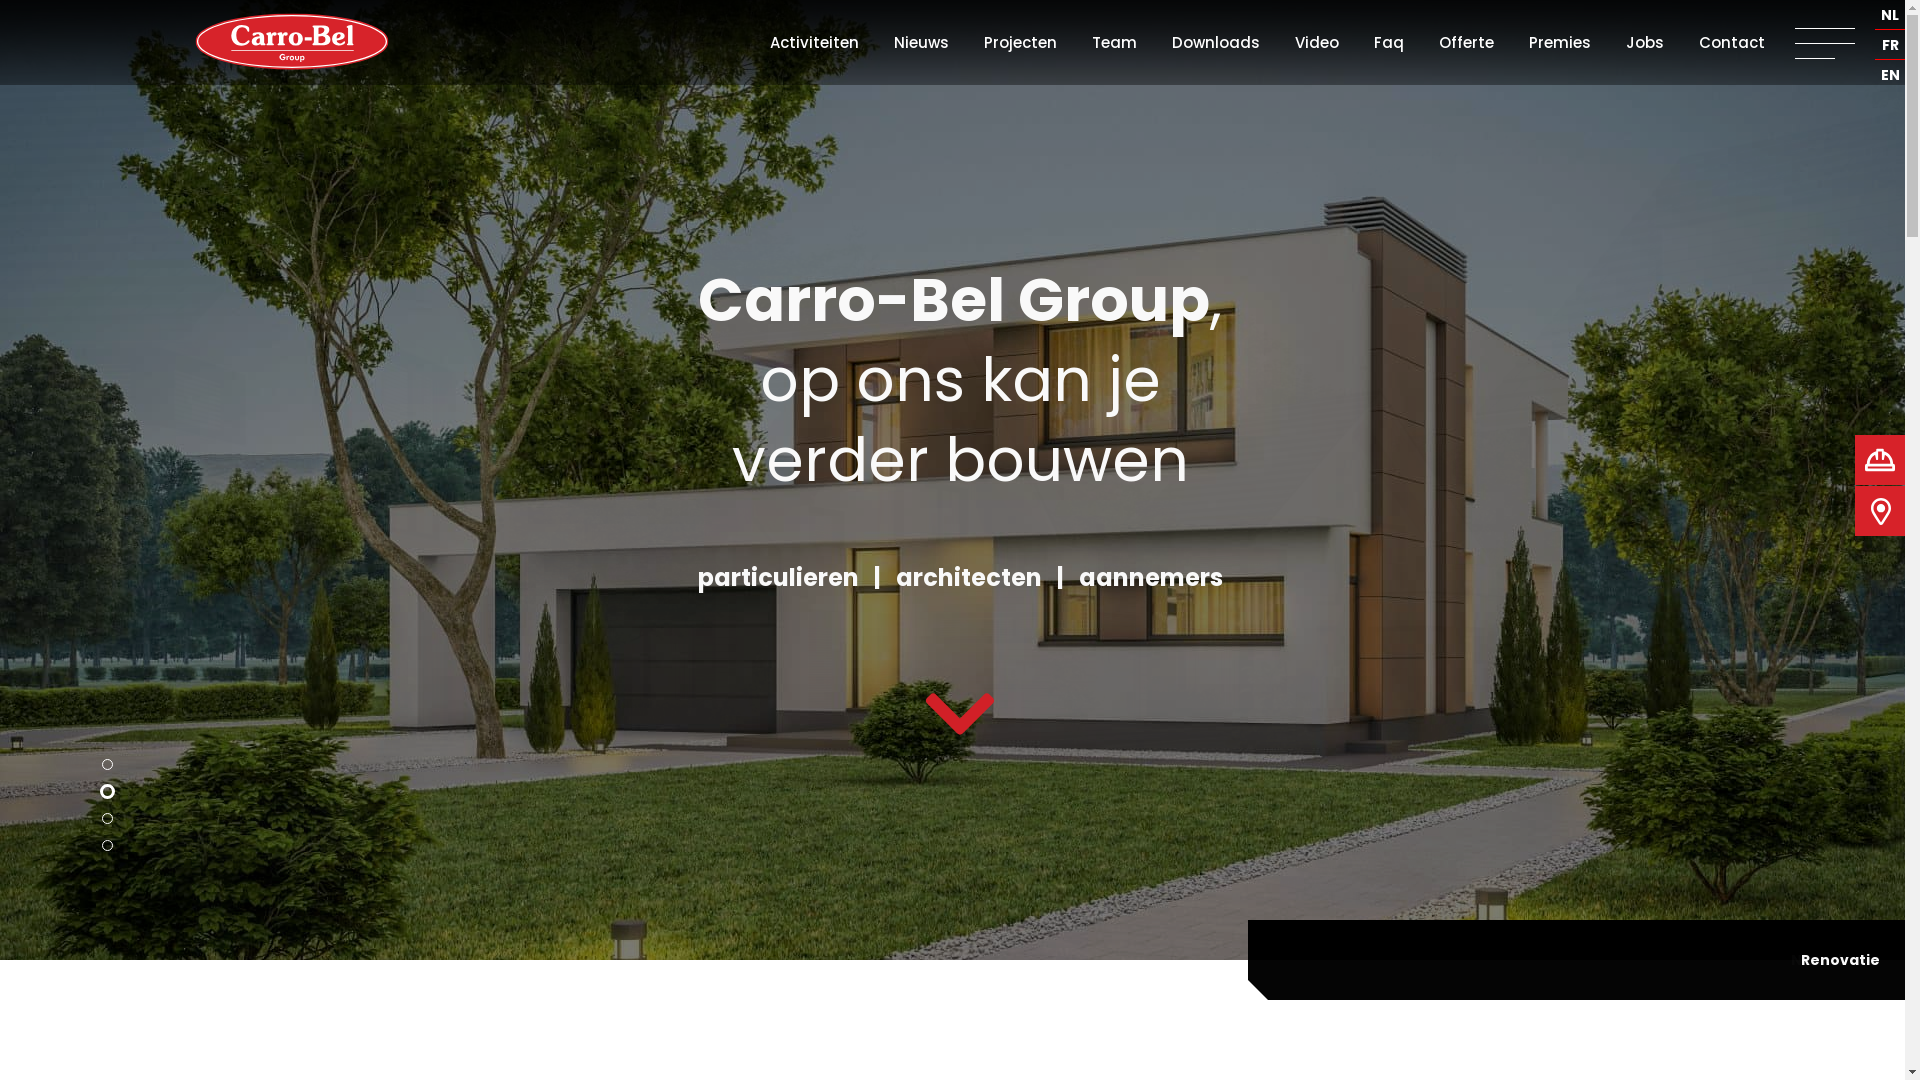 The image size is (1920, 1080). Describe the element at coordinates (106, 818) in the screenshot. I see `'3'` at that location.